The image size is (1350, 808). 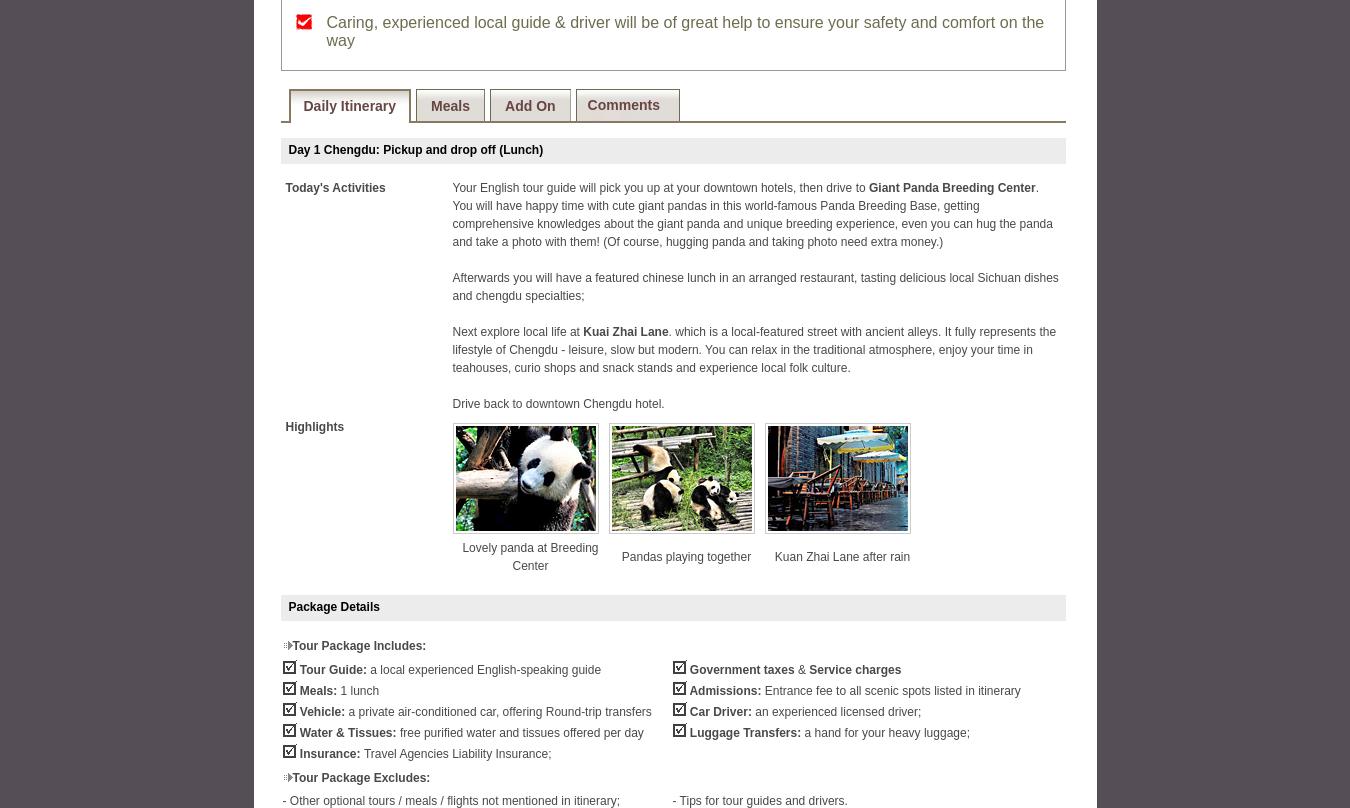 I want to click on '. which is a local-featured street with ancient alleys. It fully represents the lifestyle of Chengdu - leisure, slow but modern. You can relax in the traditional atmosphere, enjoy your time in teahouses, curio shops and snack stands and experience local folk culture.', so click(x=752, y=349).